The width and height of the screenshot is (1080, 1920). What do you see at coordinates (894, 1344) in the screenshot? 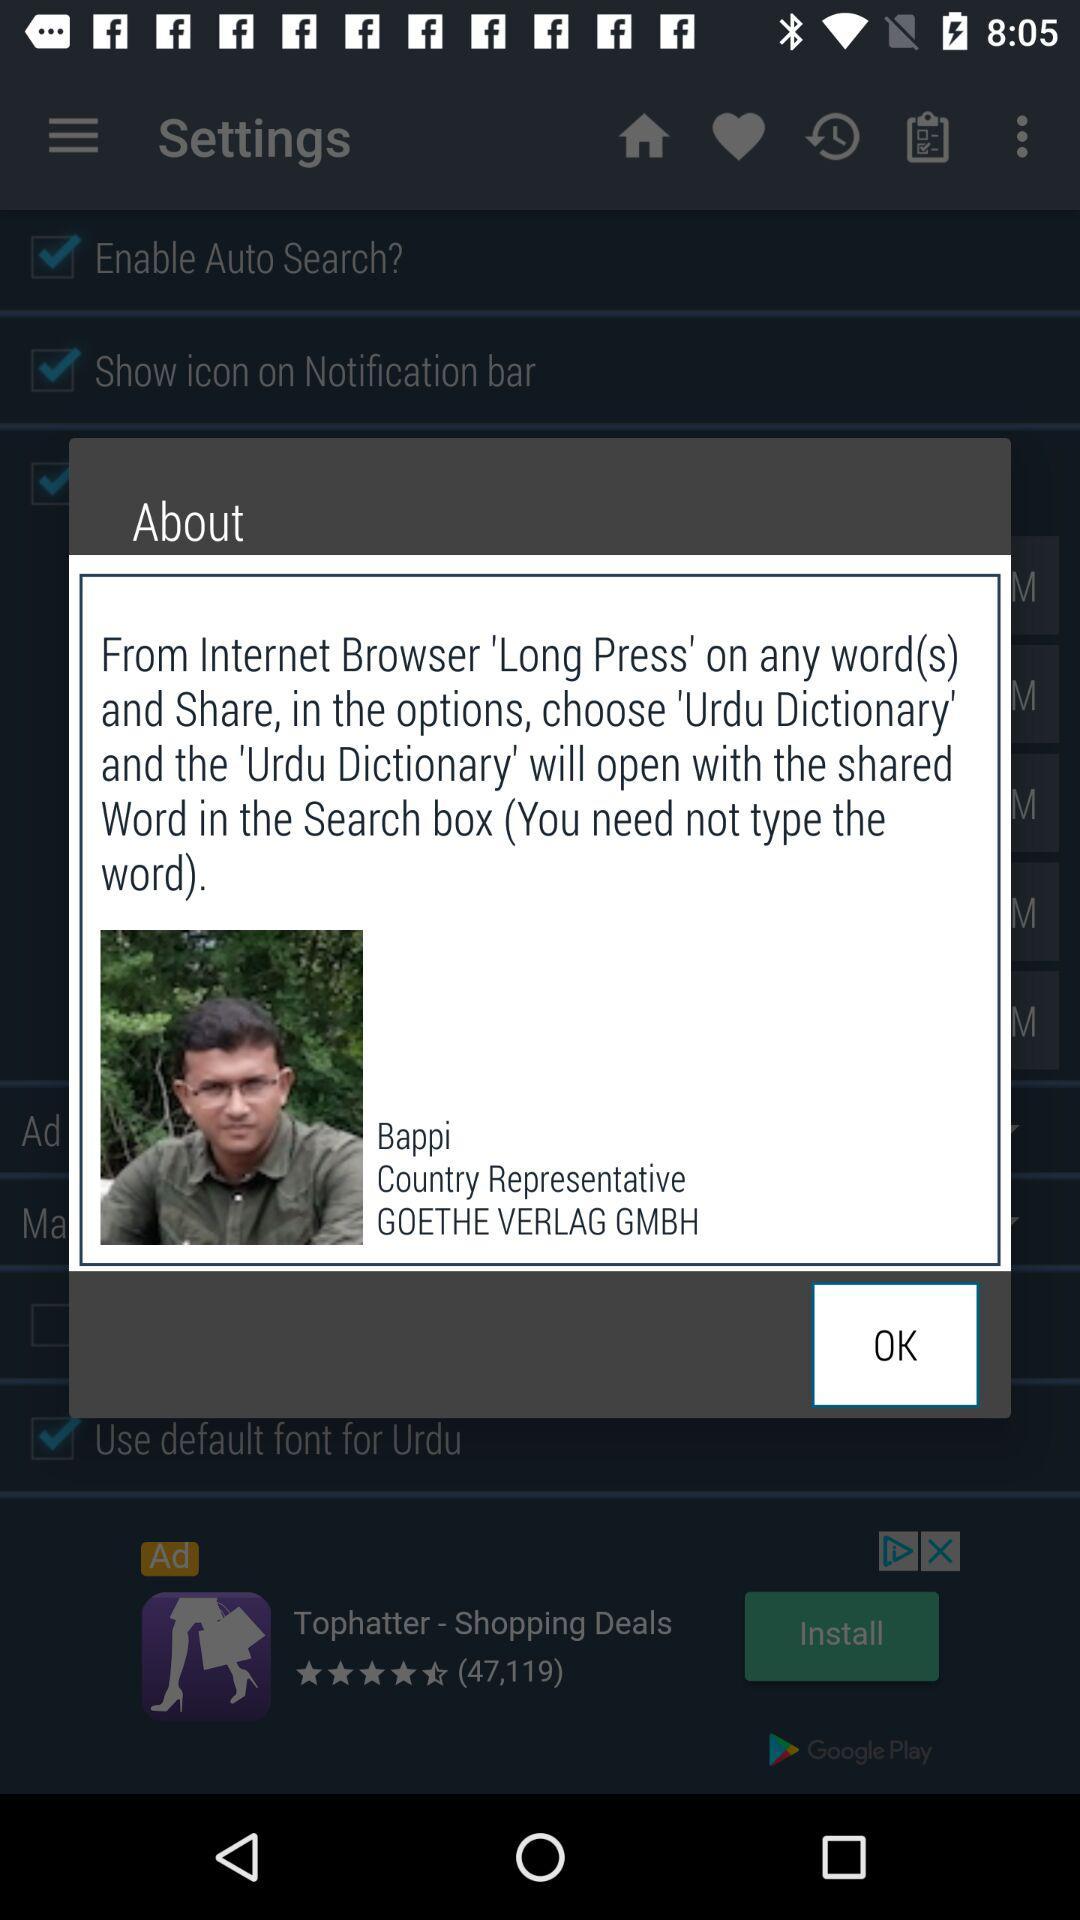
I see `item below the bappi country representative` at bounding box center [894, 1344].